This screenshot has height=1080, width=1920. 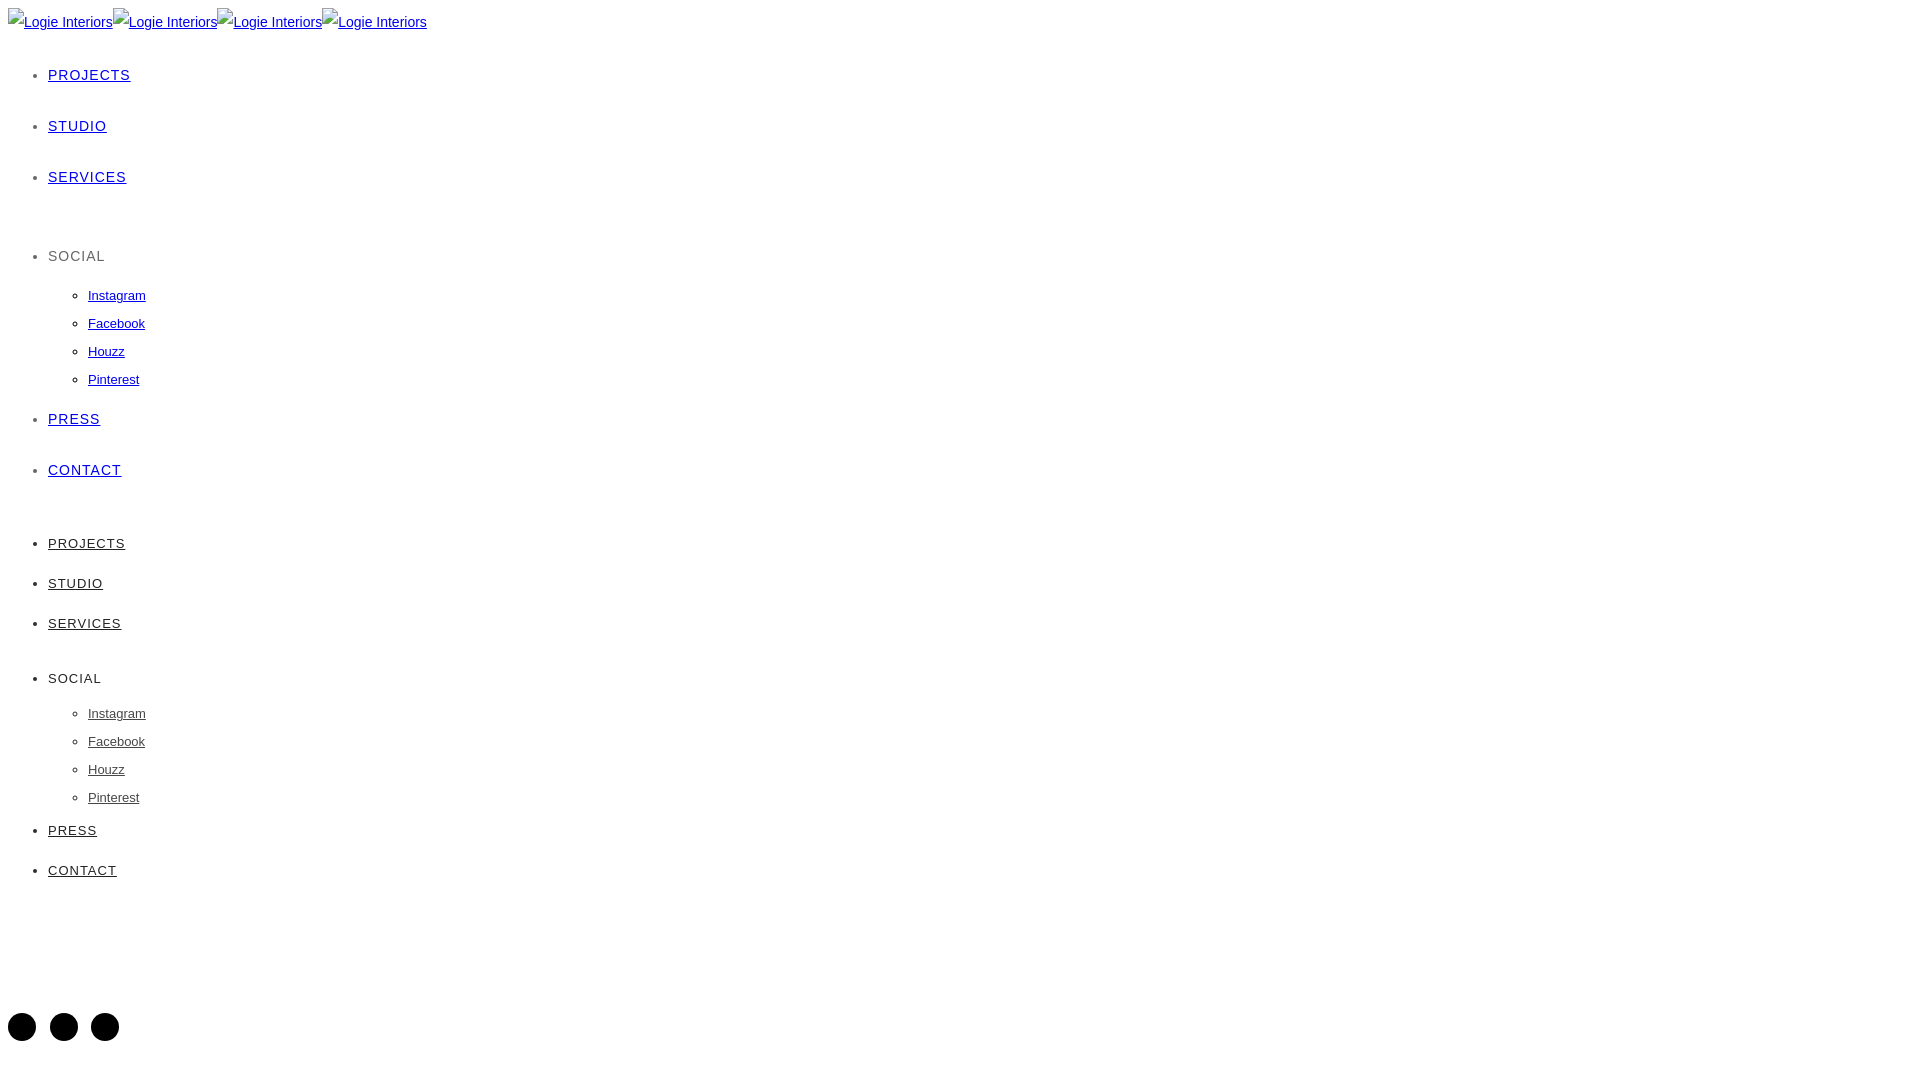 What do you see at coordinates (76, 254) in the screenshot?
I see `'SOCIAL'` at bounding box center [76, 254].